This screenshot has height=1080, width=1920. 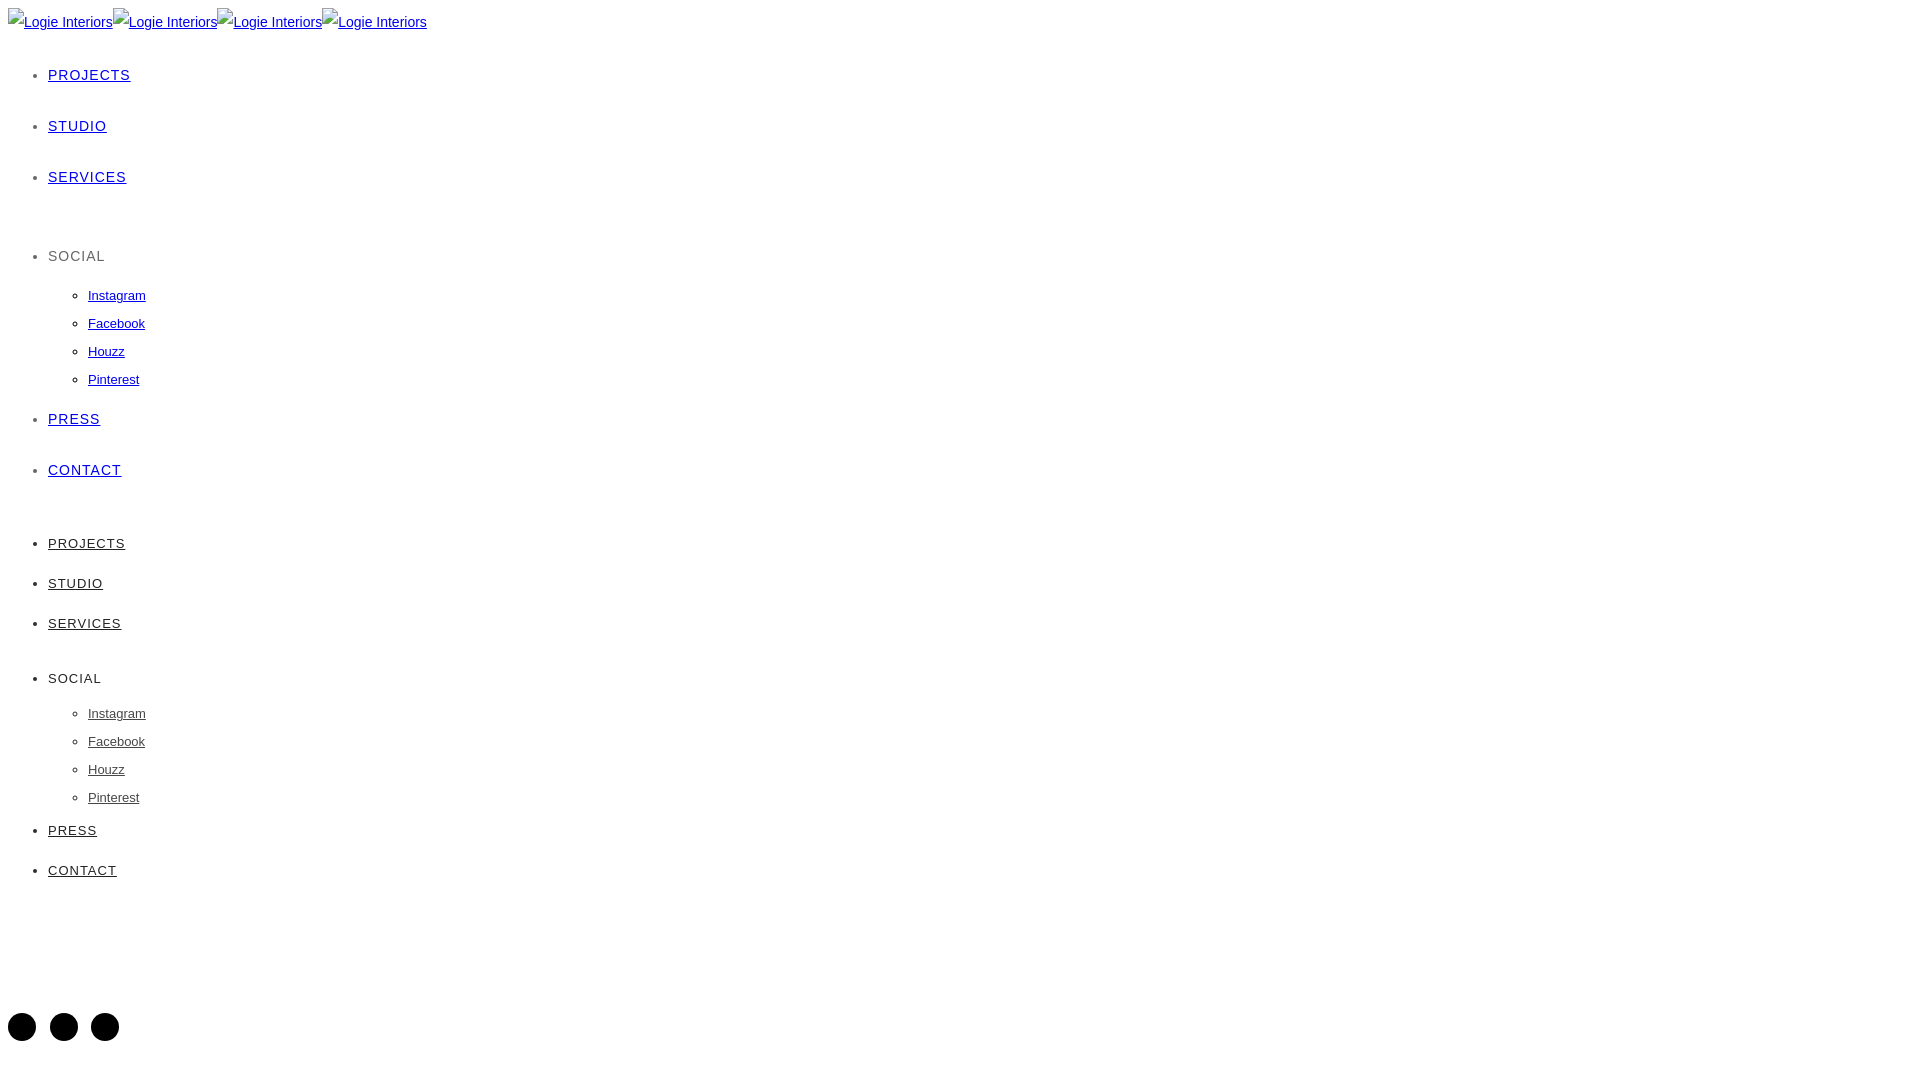 What do you see at coordinates (76, 254) in the screenshot?
I see `'SOCIAL'` at bounding box center [76, 254].